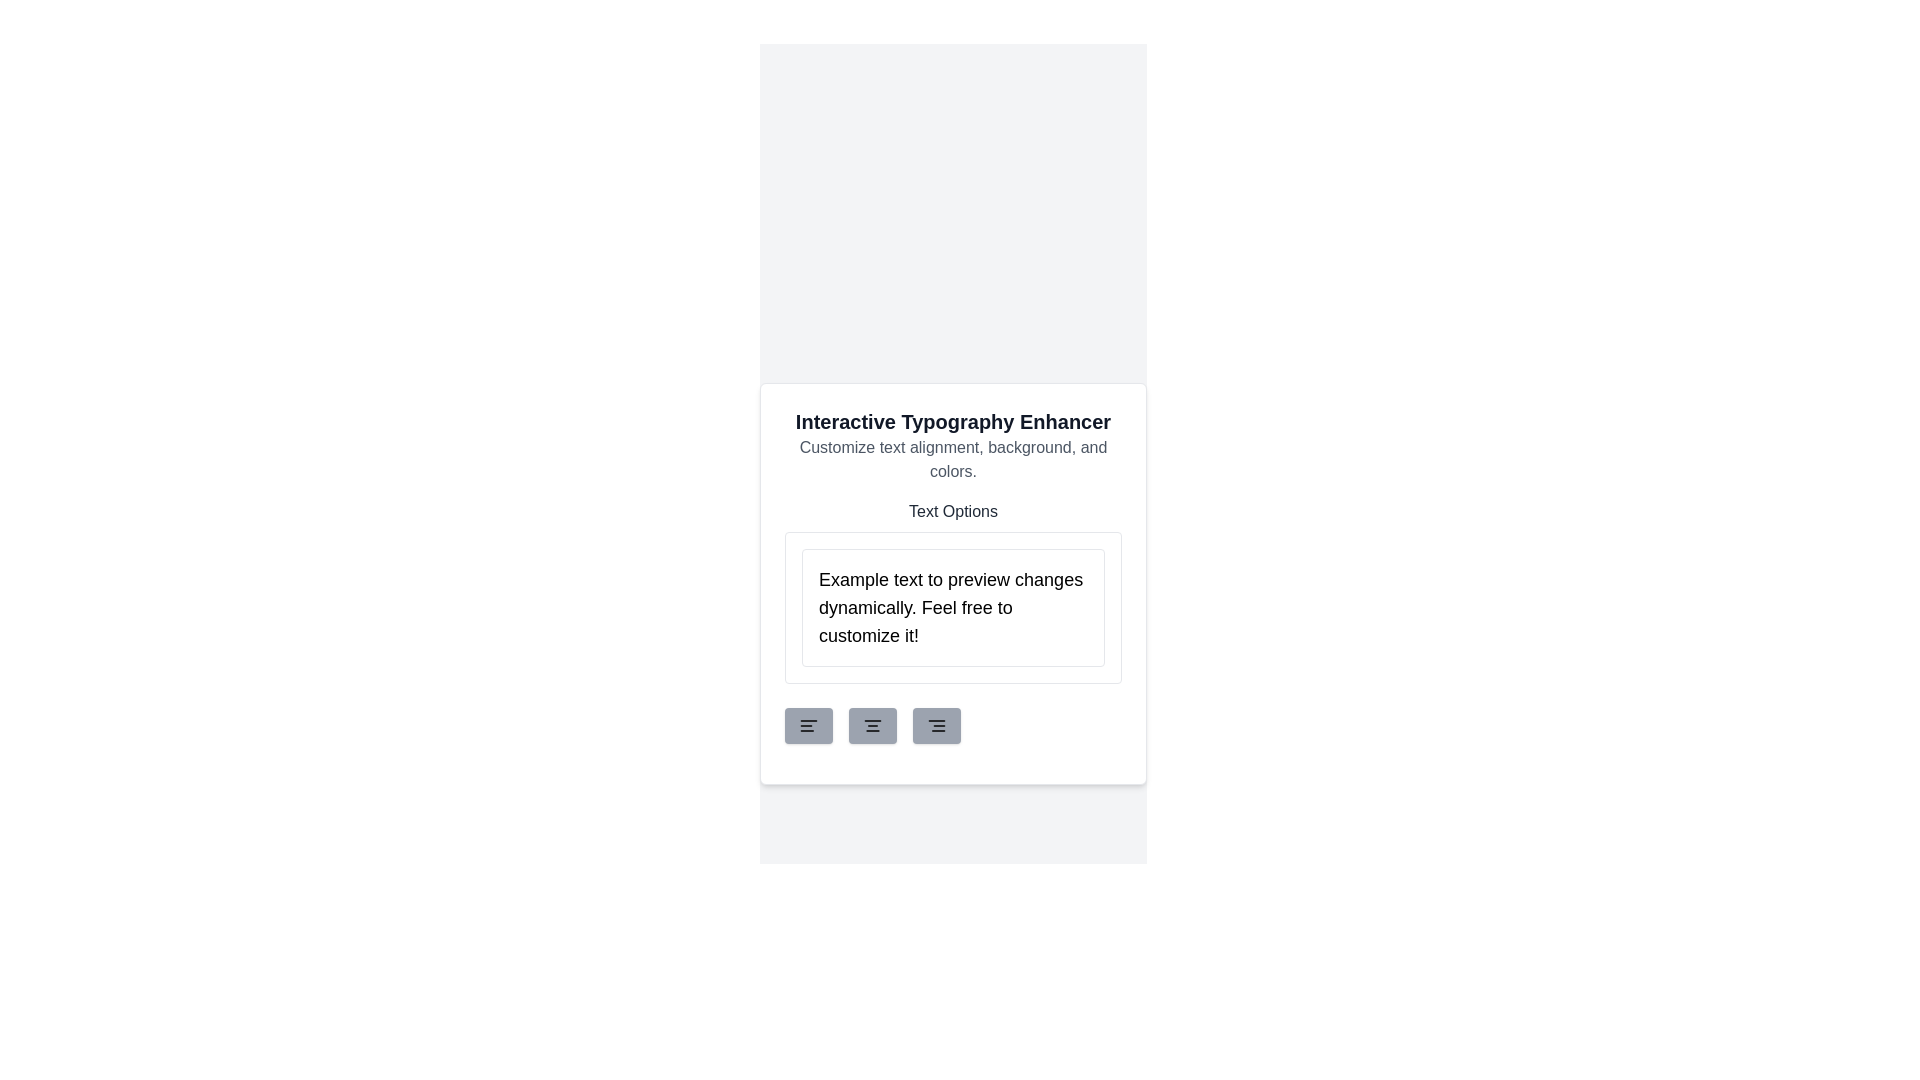 Image resolution: width=1920 pixels, height=1080 pixels. I want to click on the leftmost Icon Button in the 'Interactive Typography Enhancer' group, so click(809, 725).